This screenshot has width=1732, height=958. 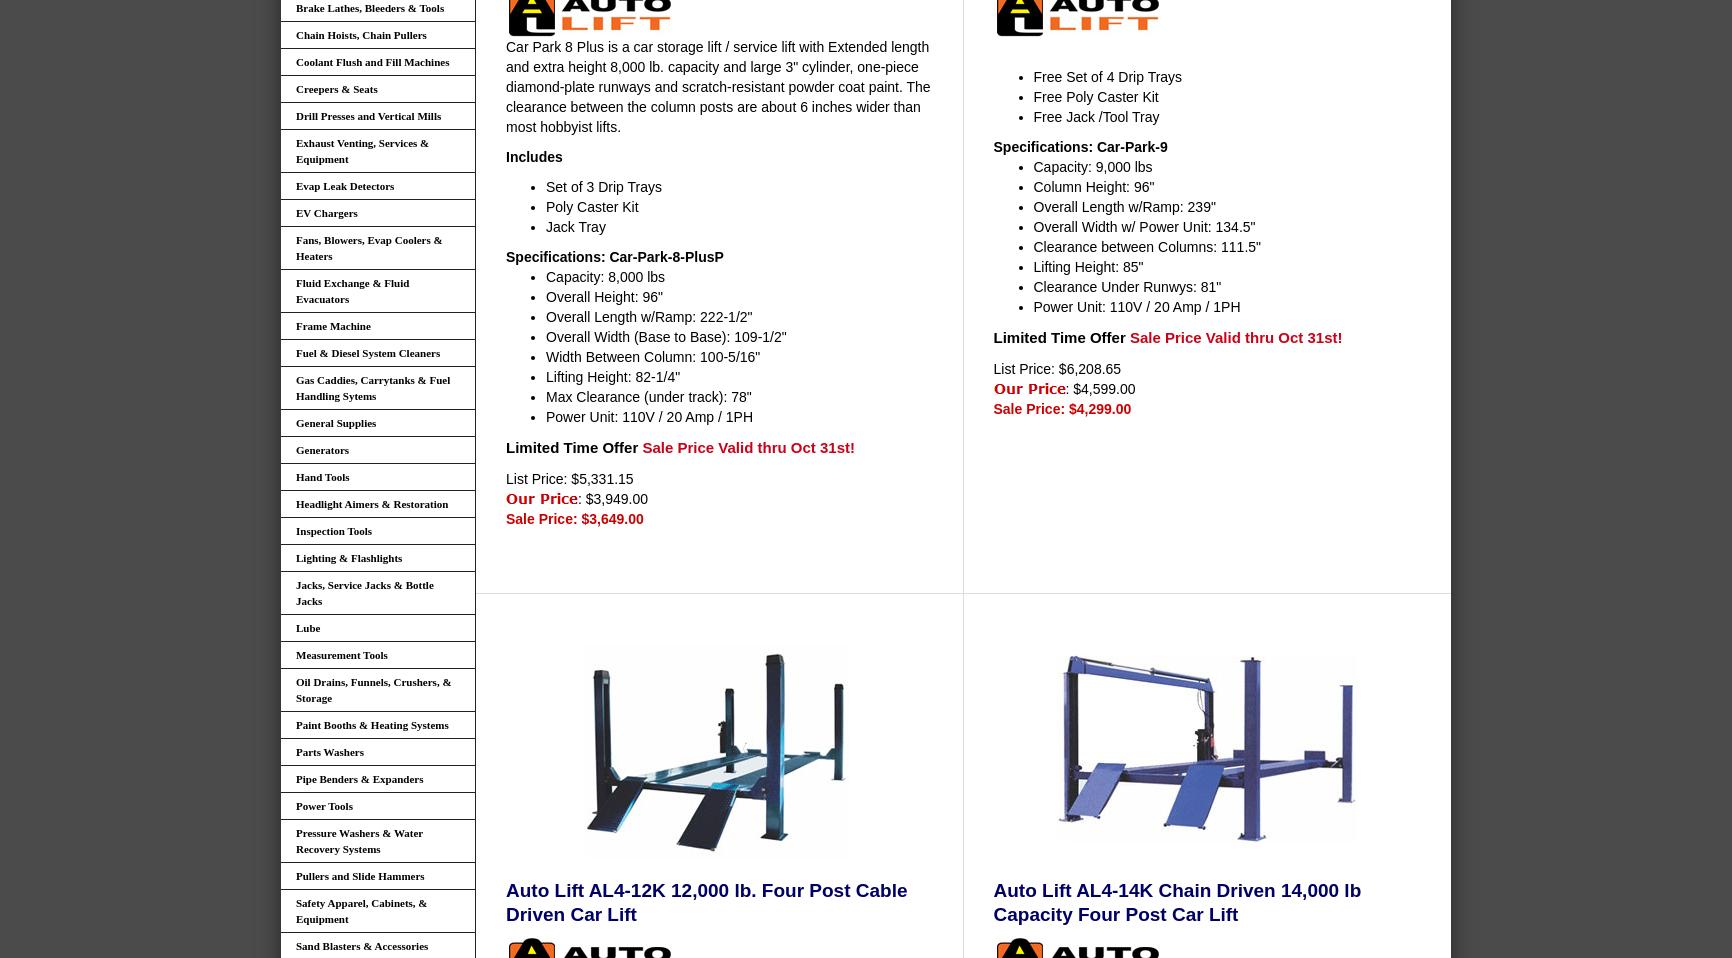 What do you see at coordinates (294, 7) in the screenshot?
I see `'Brake Lathes, Bleeders & Tools'` at bounding box center [294, 7].